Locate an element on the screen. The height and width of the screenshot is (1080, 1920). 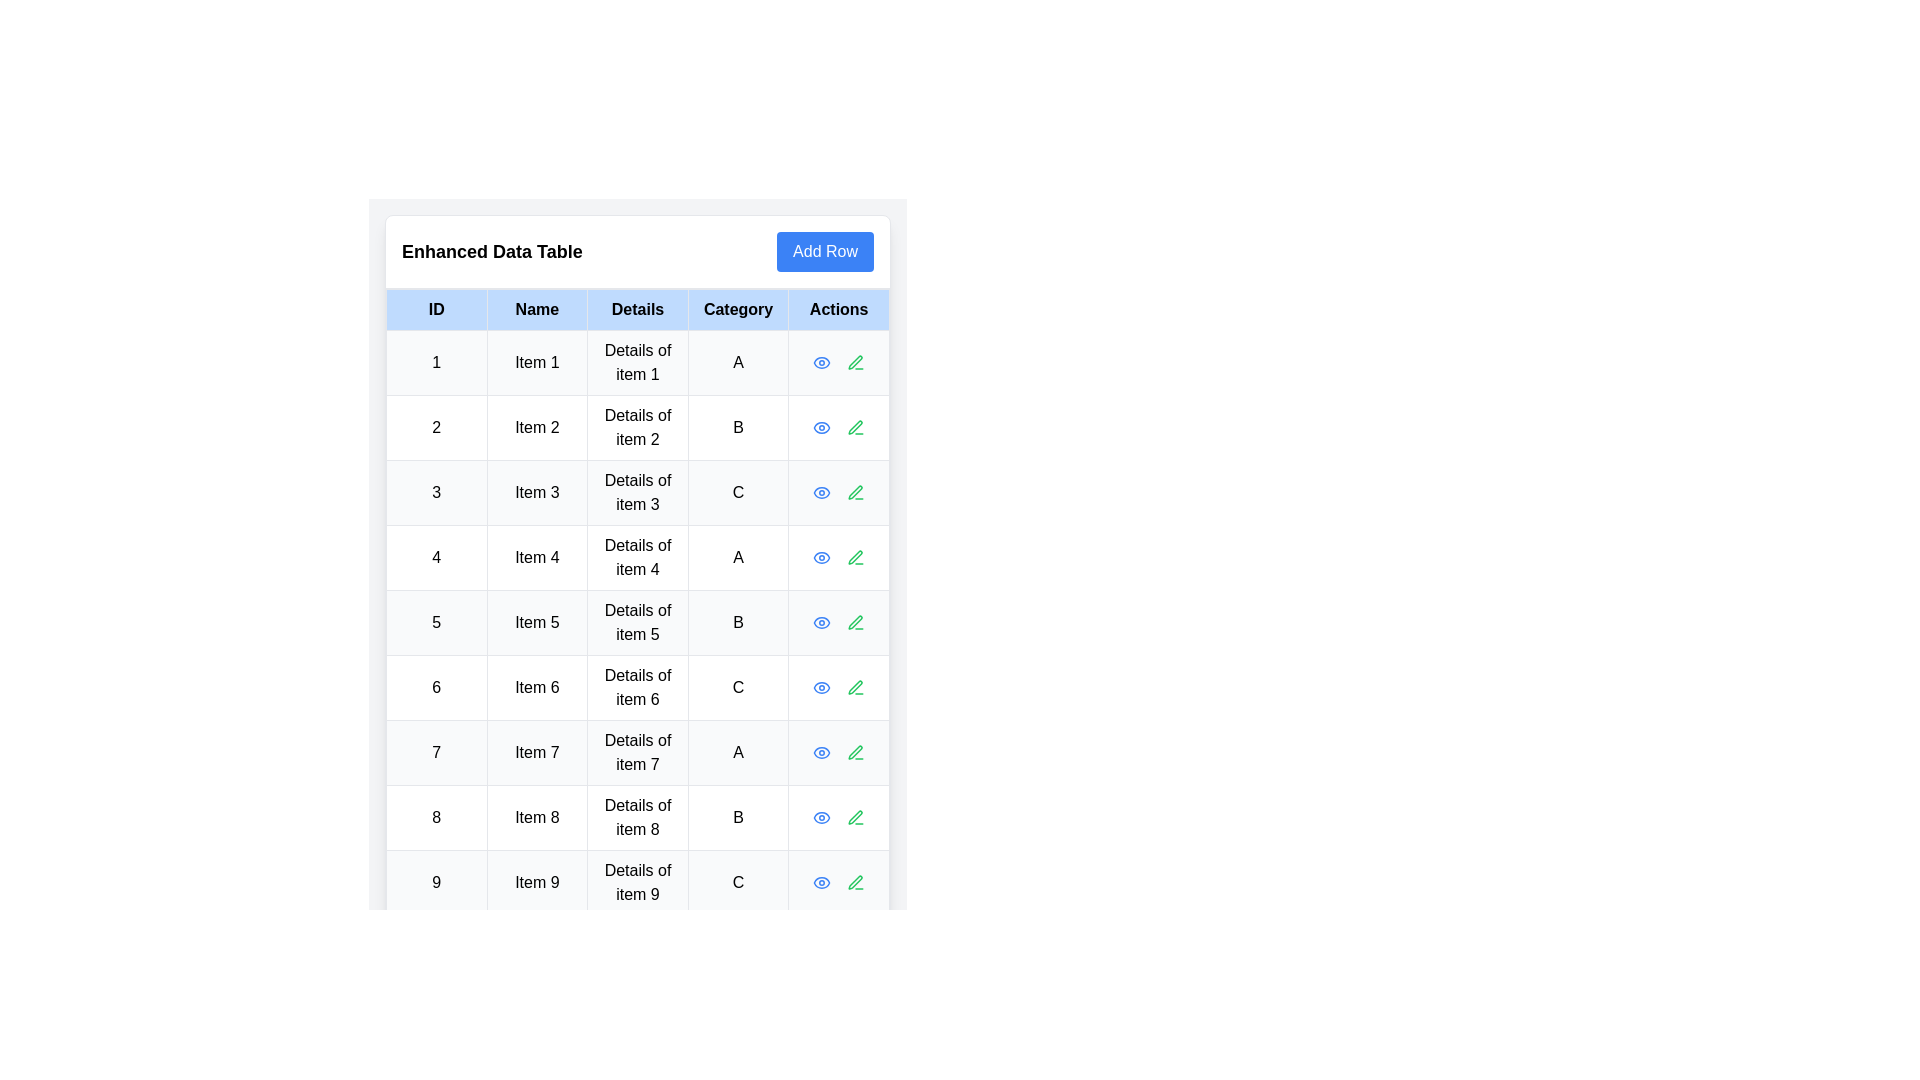
the pen icon in the 'Actions' column corresponding to 'Item 4' is located at coordinates (855, 557).